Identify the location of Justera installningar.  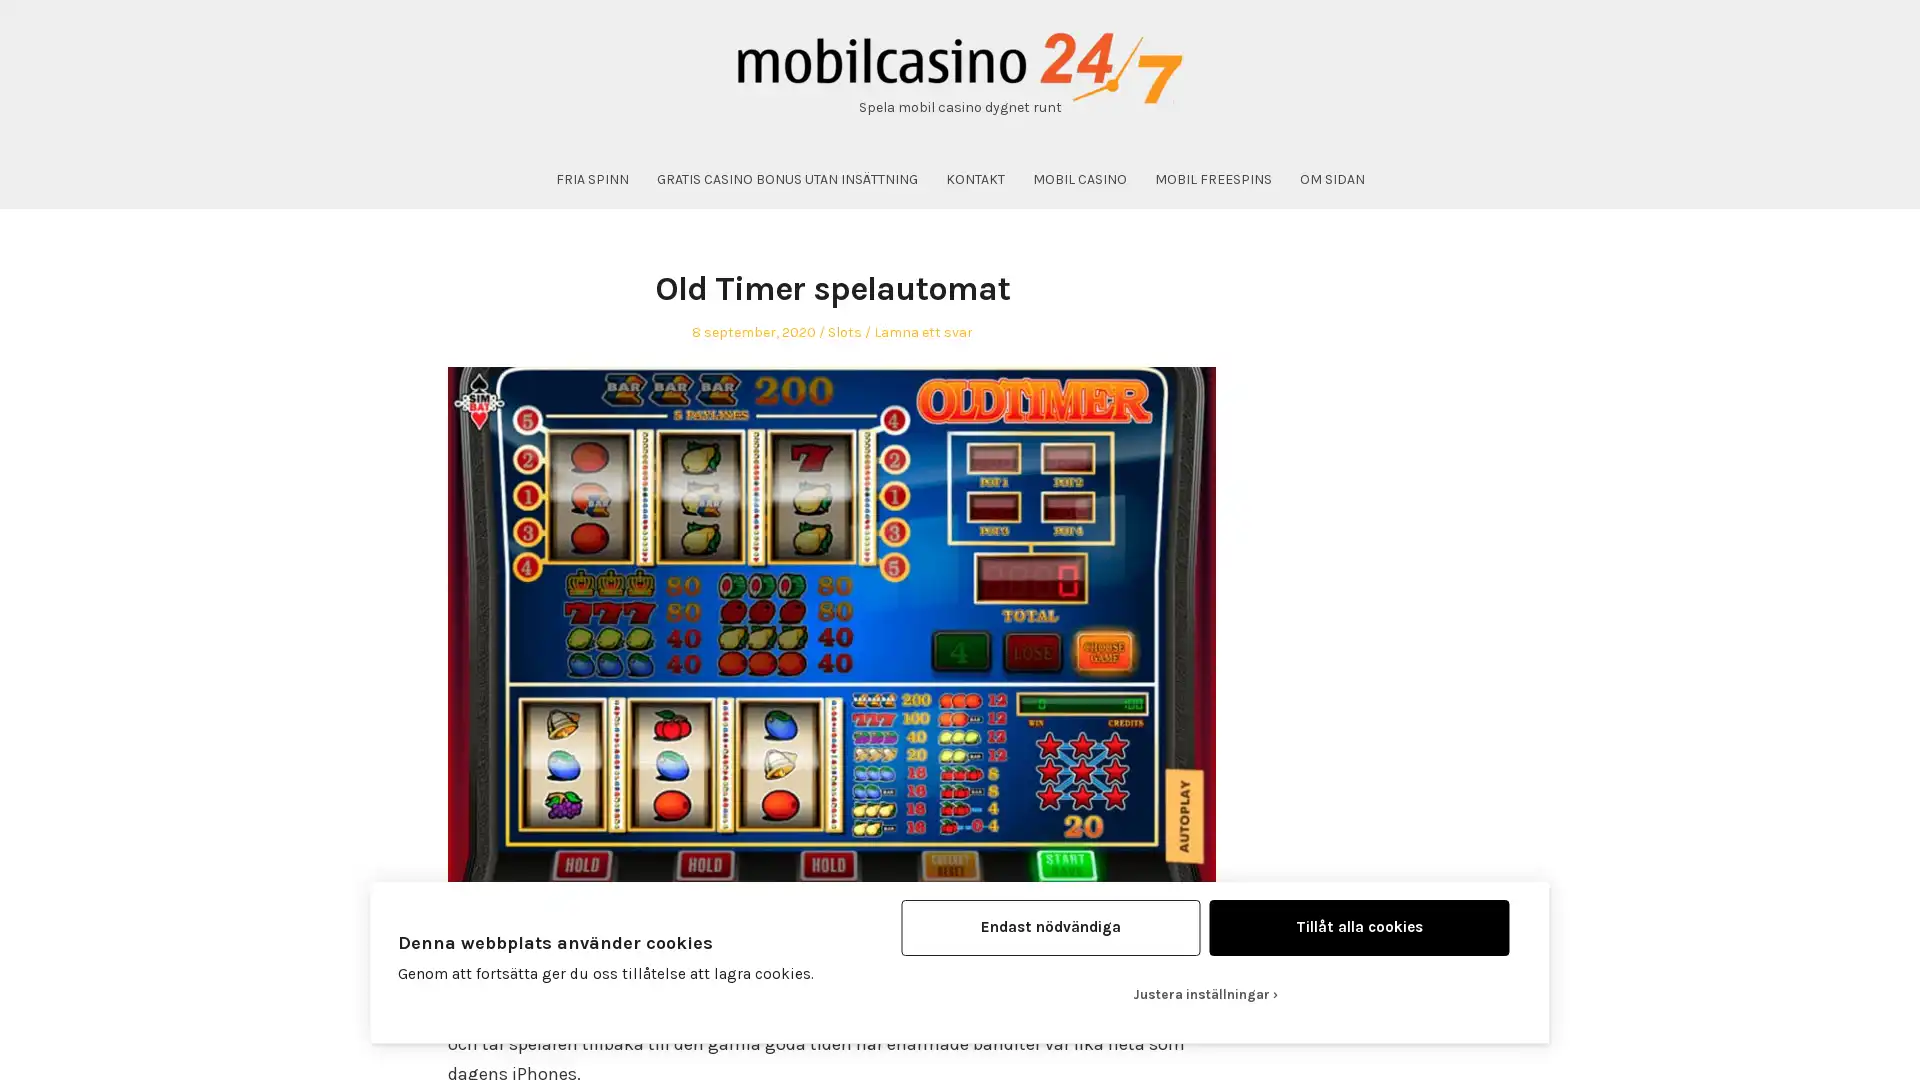
(1203, 994).